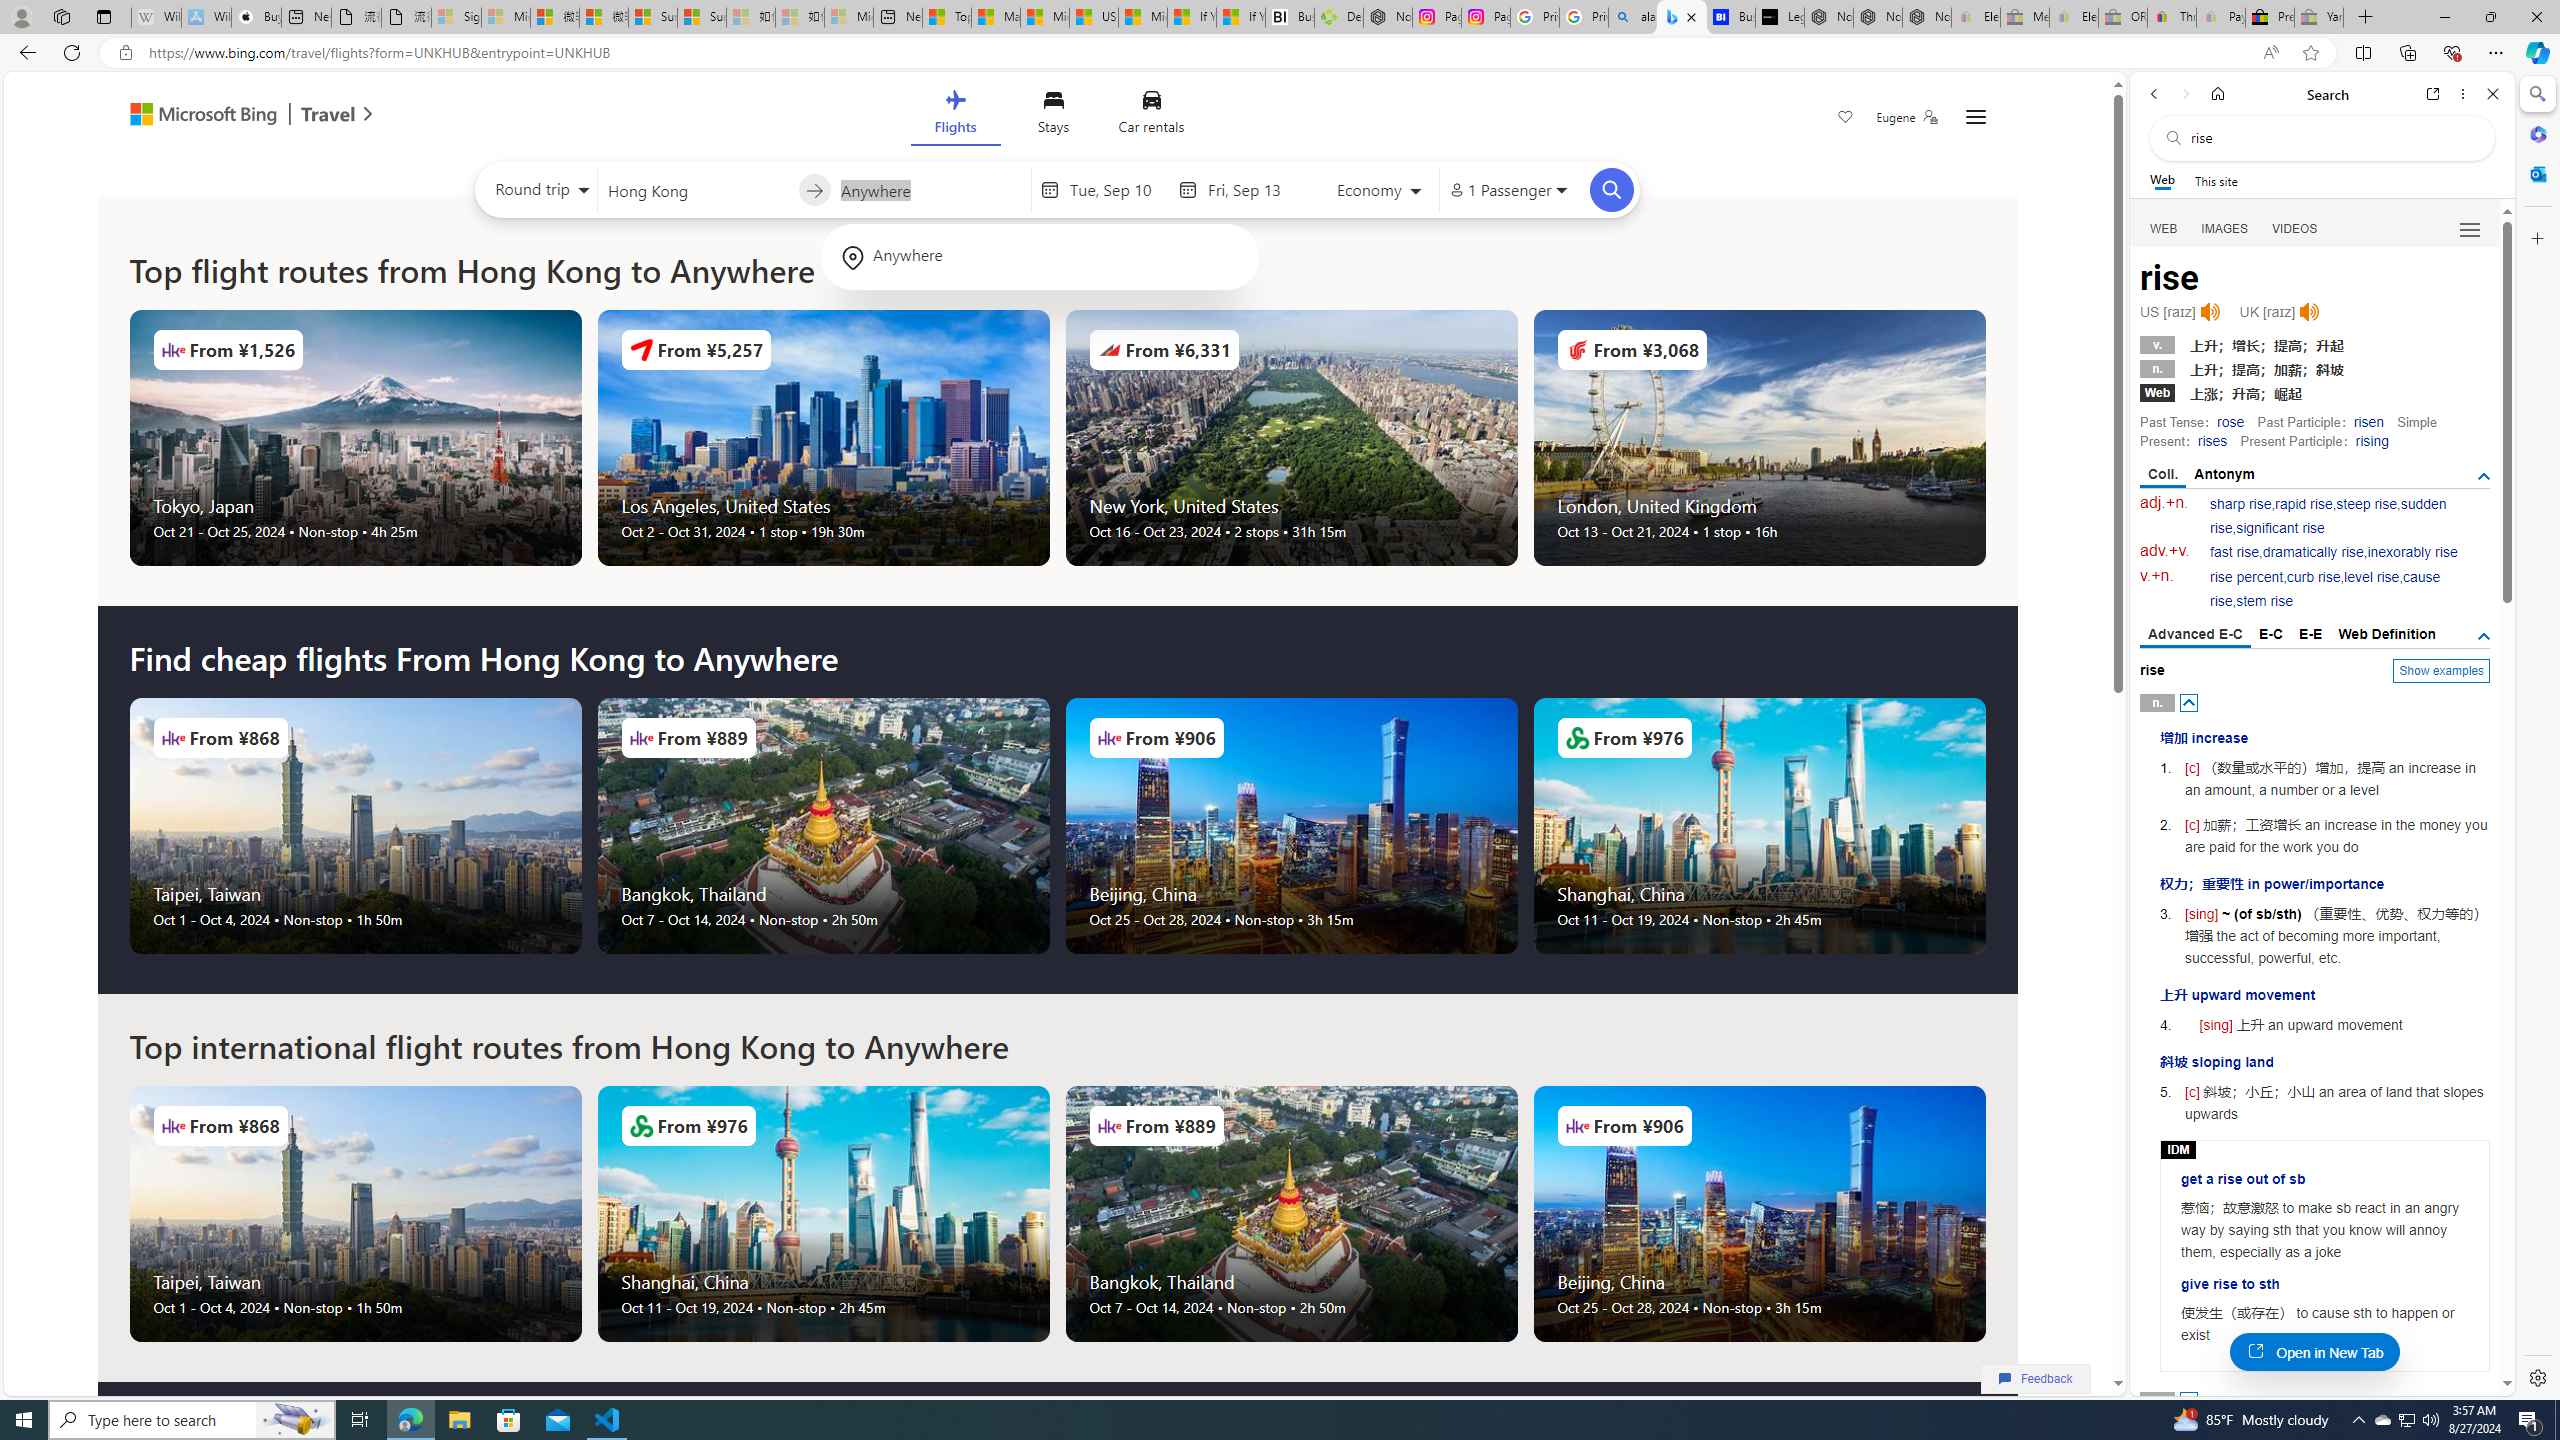 The image size is (2560, 1440). Describe the element at coordinates (2233, 551) in the screenshot. I see `'fast rise'` at that location.